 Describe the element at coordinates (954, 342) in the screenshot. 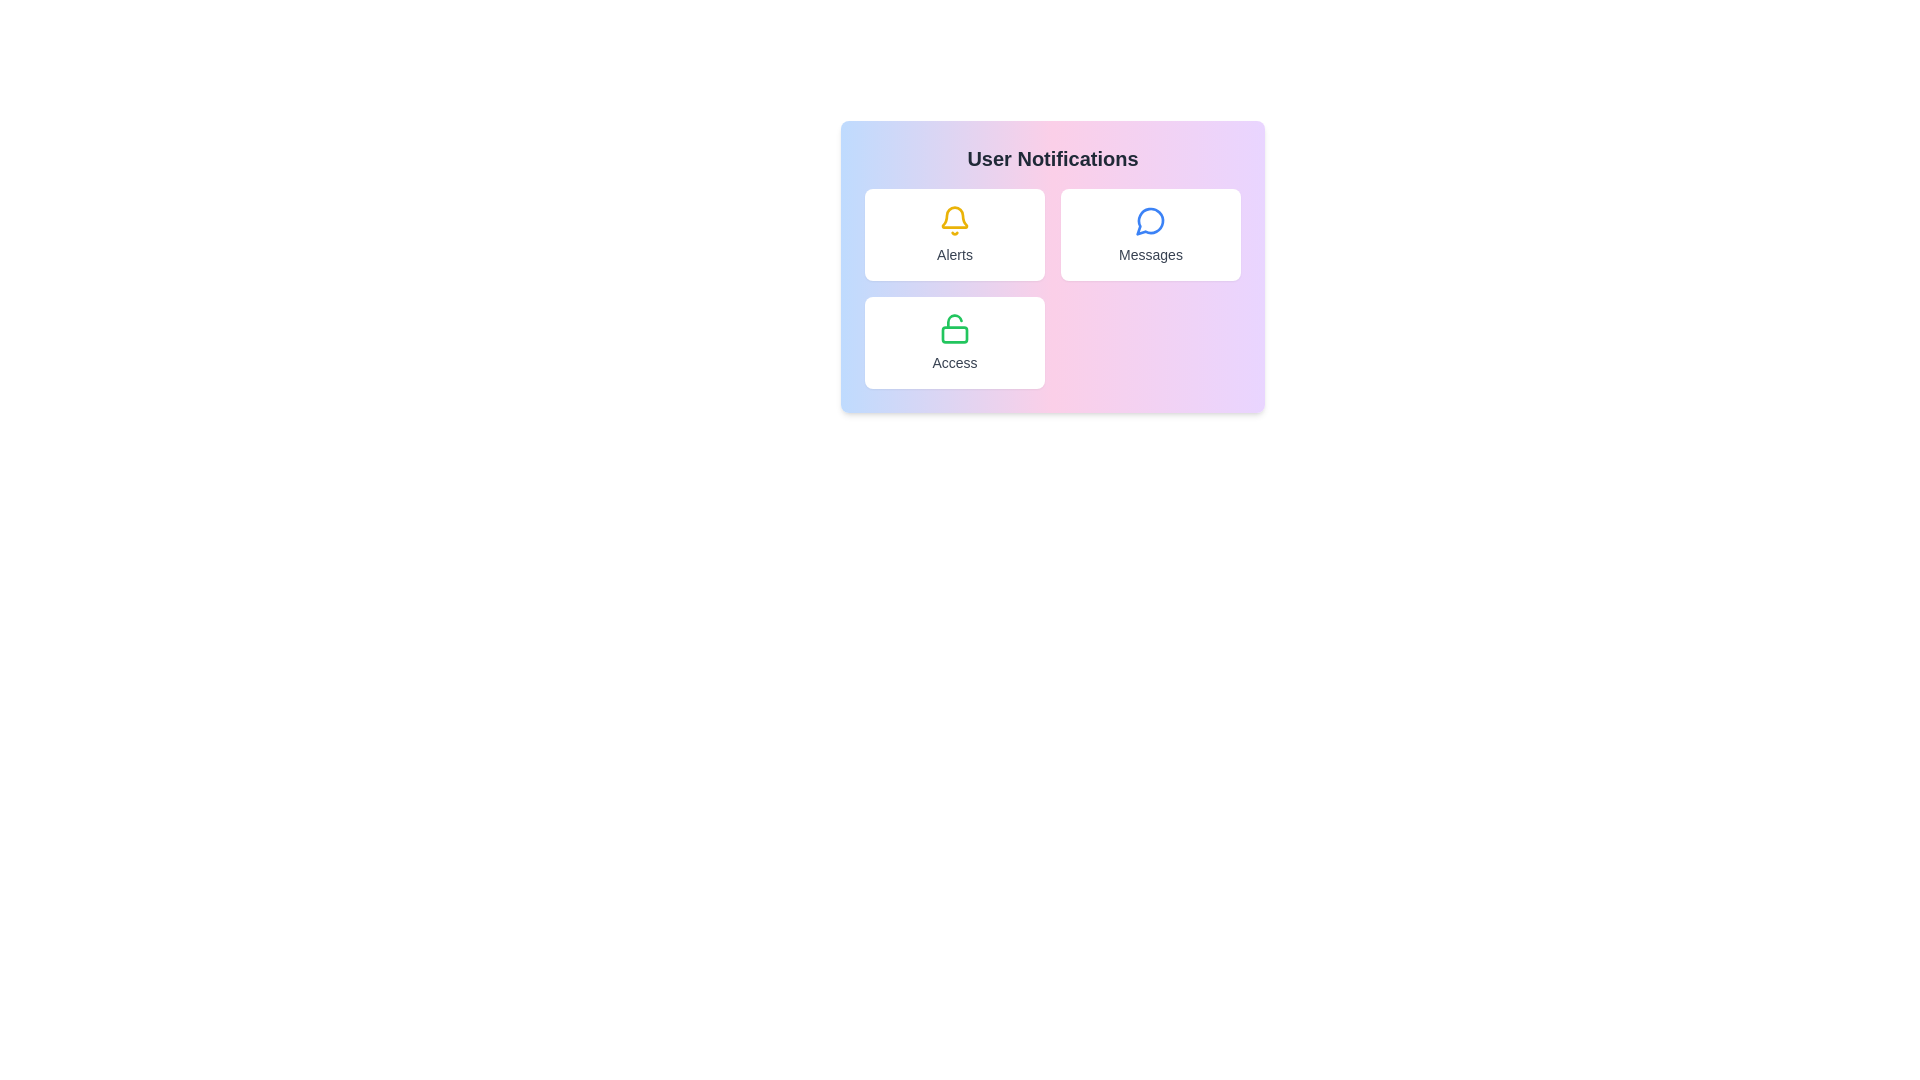

I see `the green 'Access' button with an unlocked padlock icon located in the lower-left cell of the grid layout` at that location.